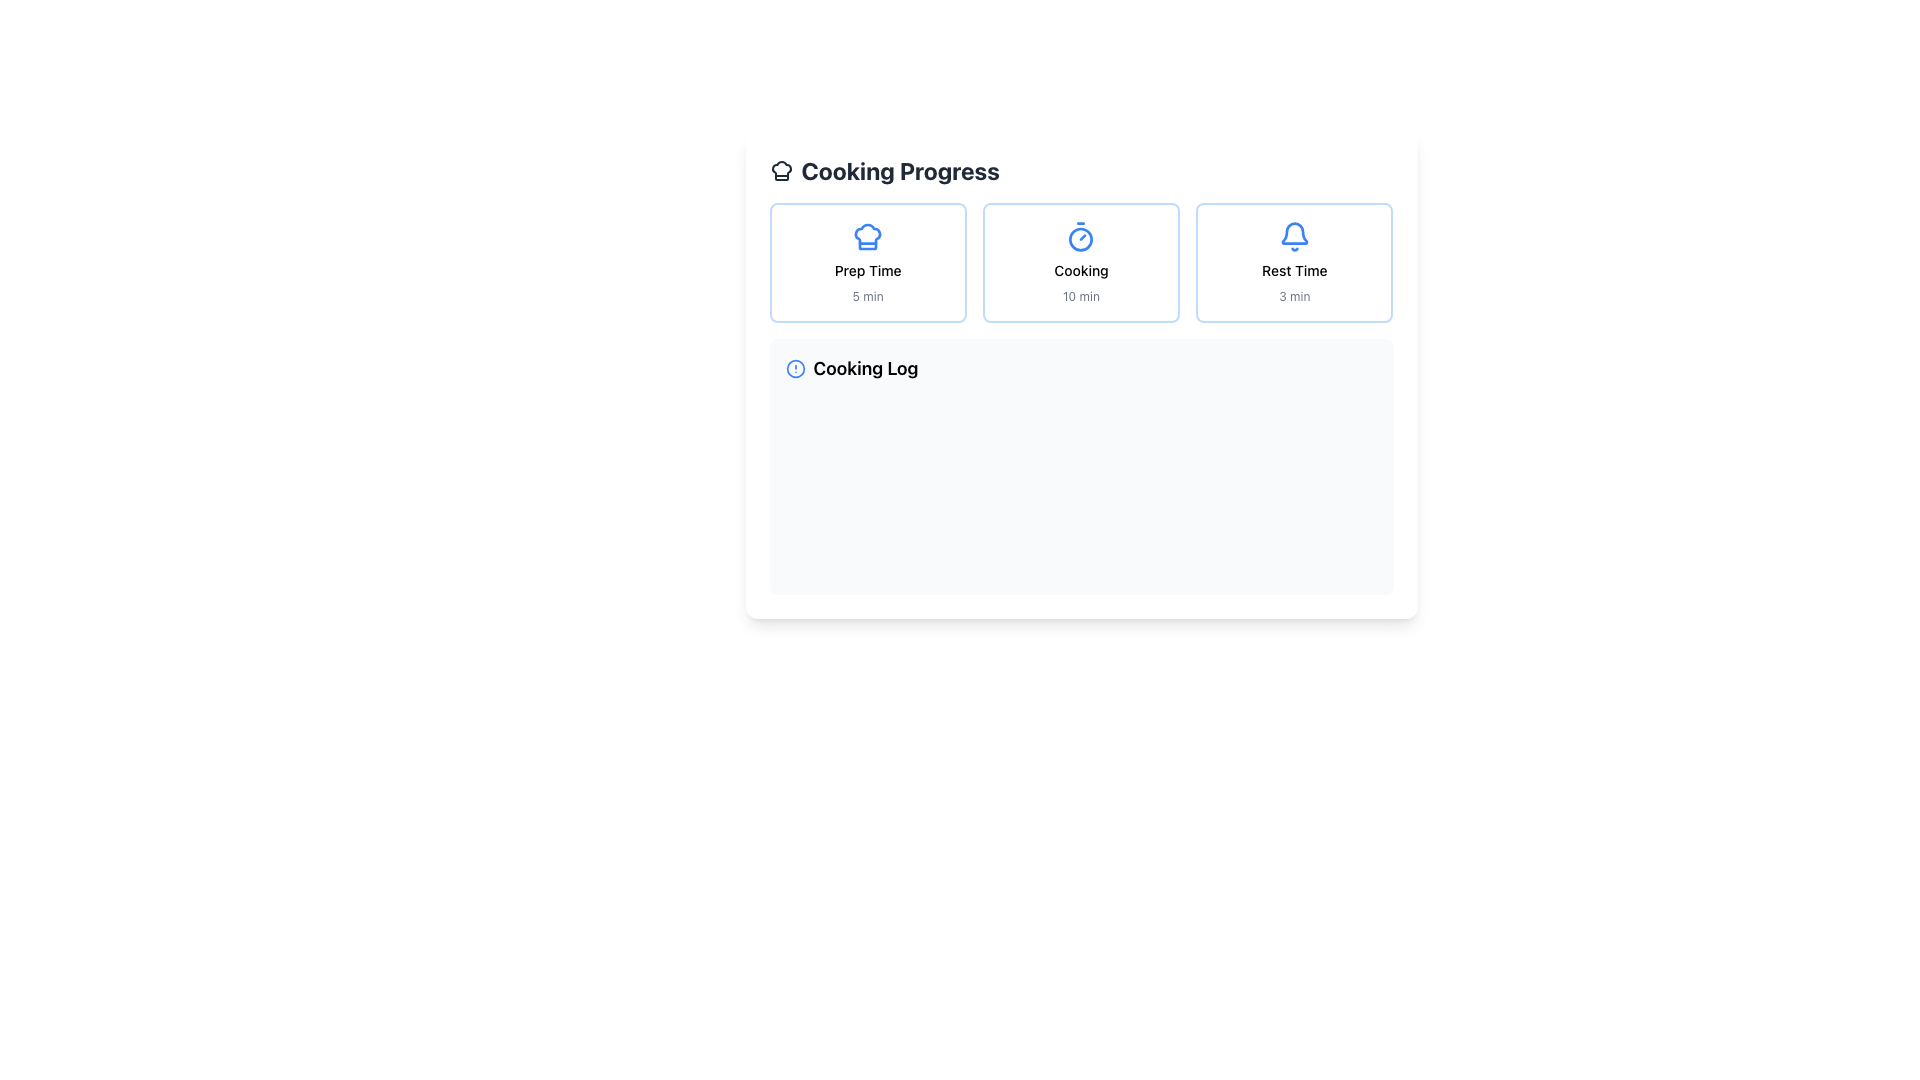 The height and width of the screenshot is (1080, 1920). I want to click on the text label displaying the preparation time duration ('5 min') located within the 'Prep Time' card of the 'Cooking Progress' section, below the 'Prep Time' label and the chef hat icon, so click(868, 297).